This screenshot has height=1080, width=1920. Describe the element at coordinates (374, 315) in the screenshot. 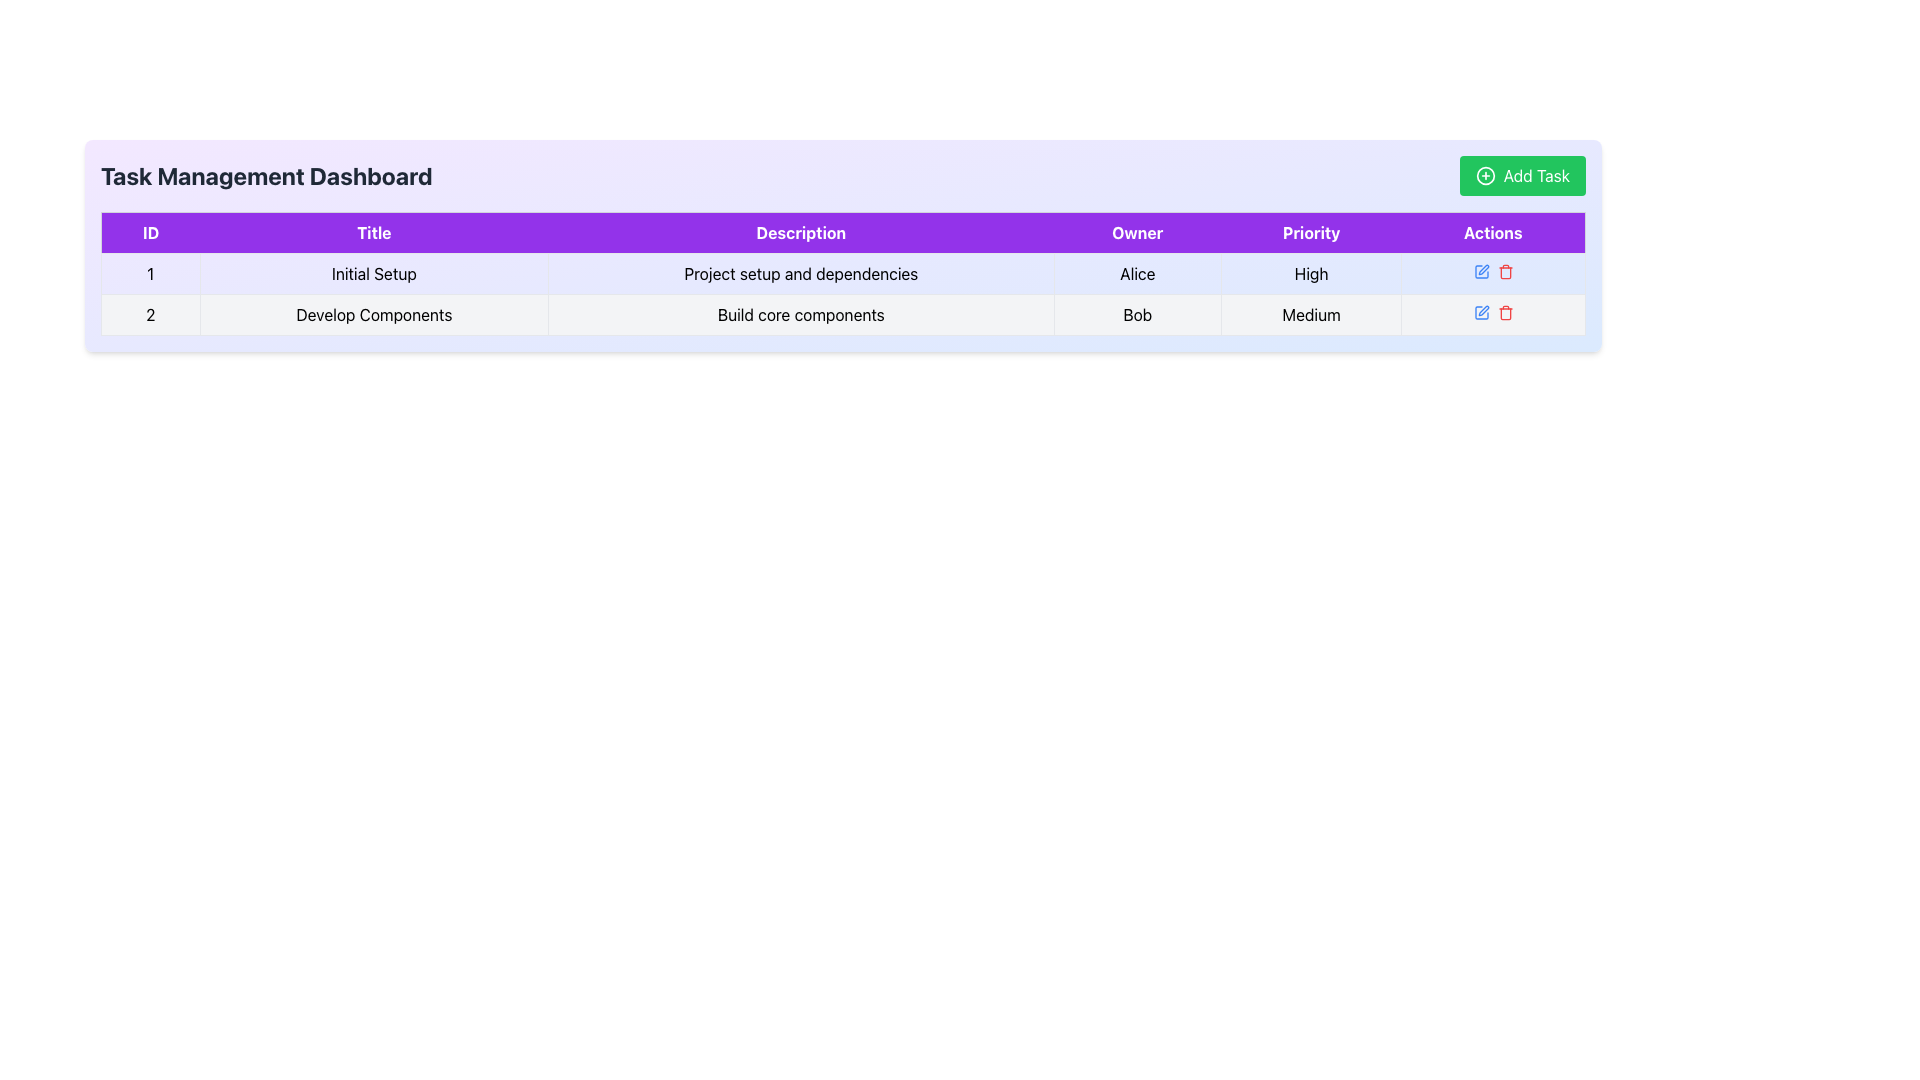

I see `on the table cell containing the text 'Develop Components', which is located in the second row of the table under the 'Title' column` at that location.